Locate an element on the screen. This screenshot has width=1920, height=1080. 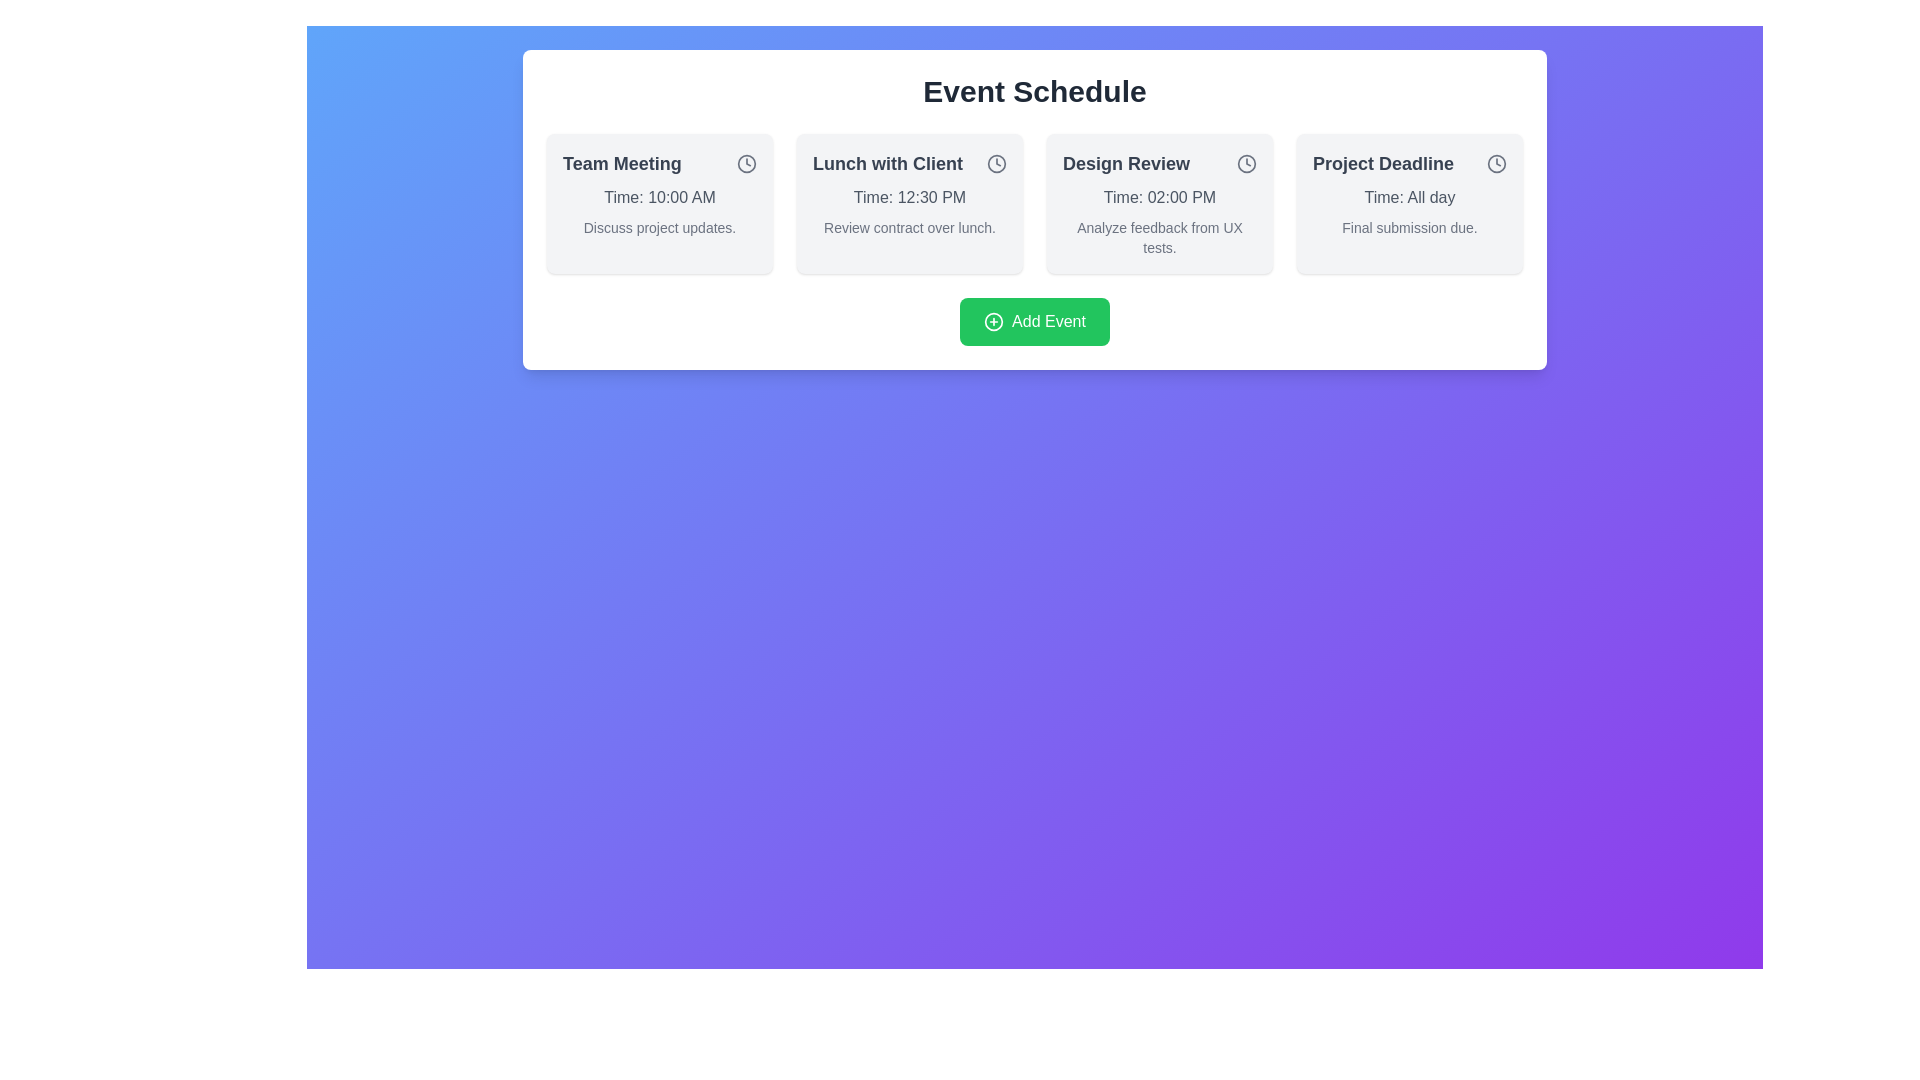
the text label displaying the scheduled time for the 'Design Review' event, located in the middle section of the third card in the horizontal row of event cards is located at coordinates (1160, 197).